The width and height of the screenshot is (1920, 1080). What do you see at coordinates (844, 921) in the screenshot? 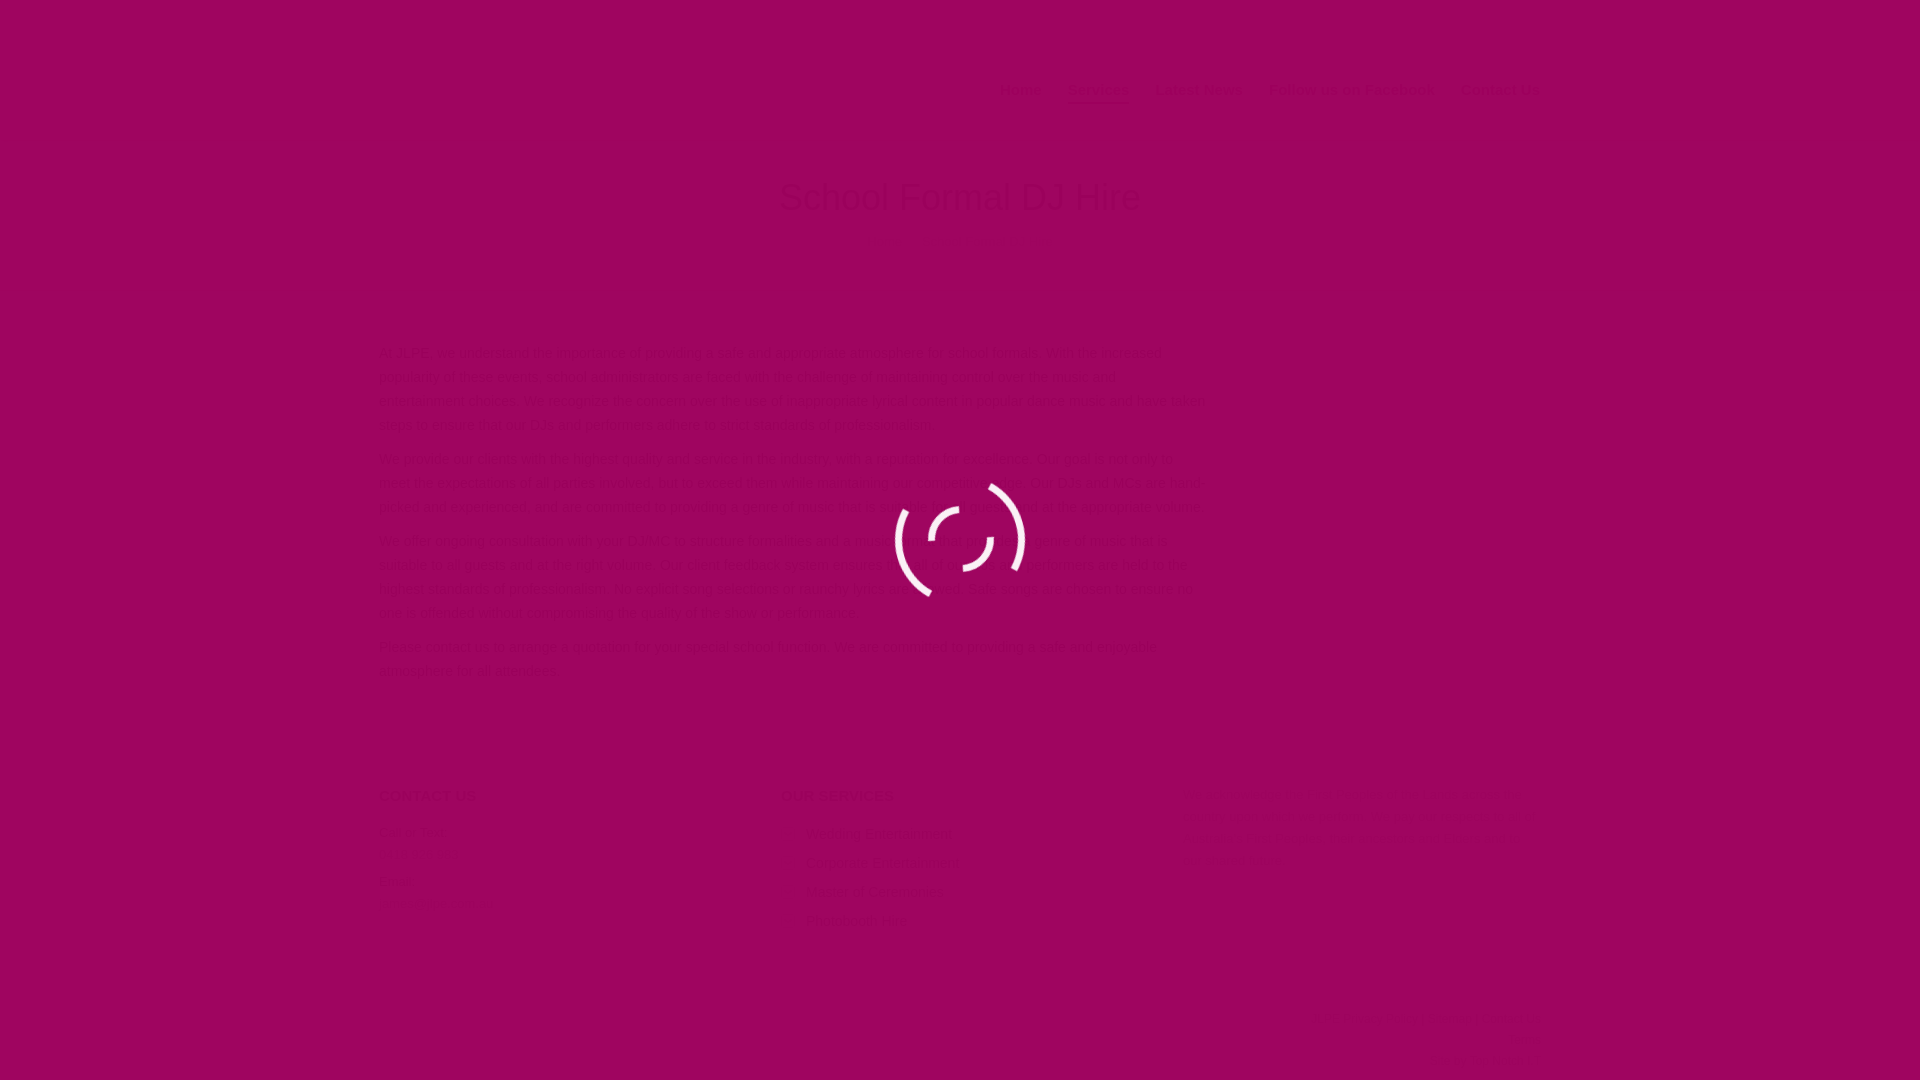
I see `'Photobooth Hire'` at bounding box center [844, 921].